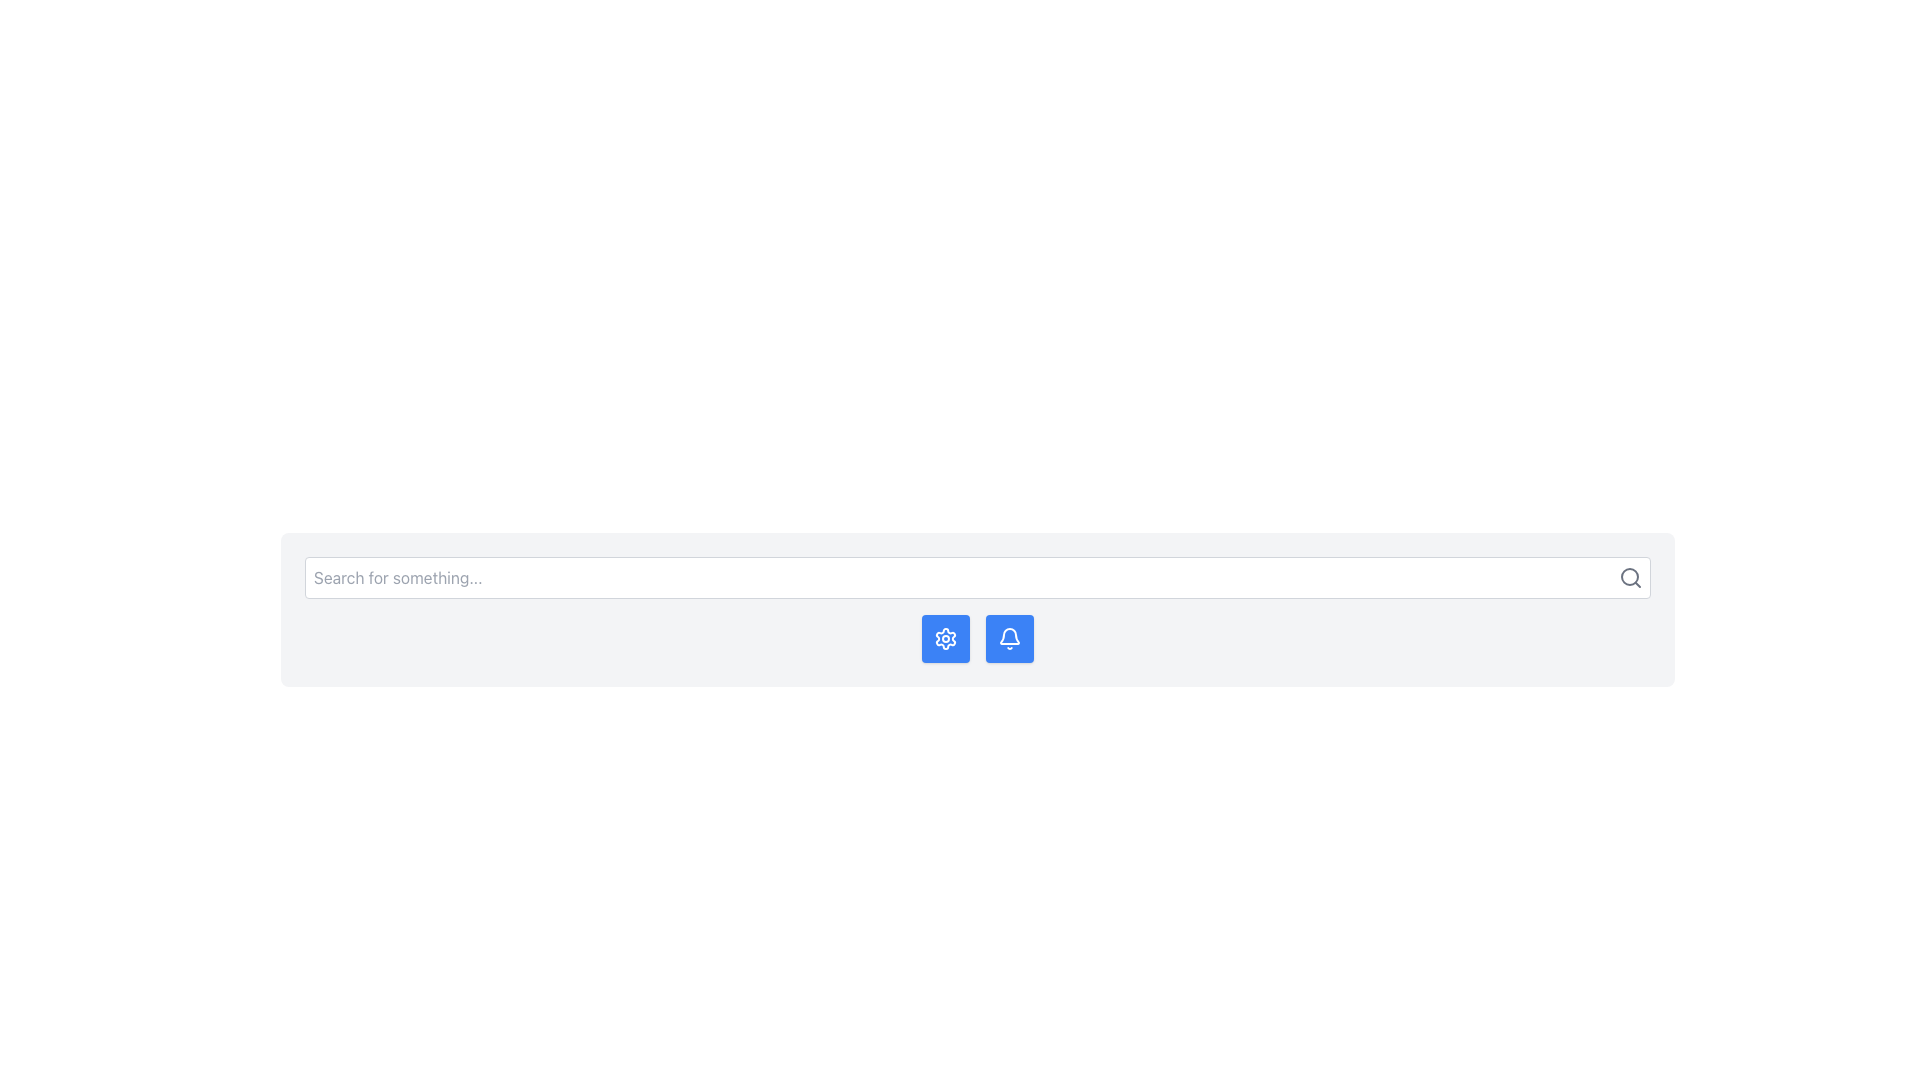  What do you see at coordinates (1009, 639) in the screenshot?
I see `the notification button, which is the second button from the right in its group` at bounding box center [1009, 639].